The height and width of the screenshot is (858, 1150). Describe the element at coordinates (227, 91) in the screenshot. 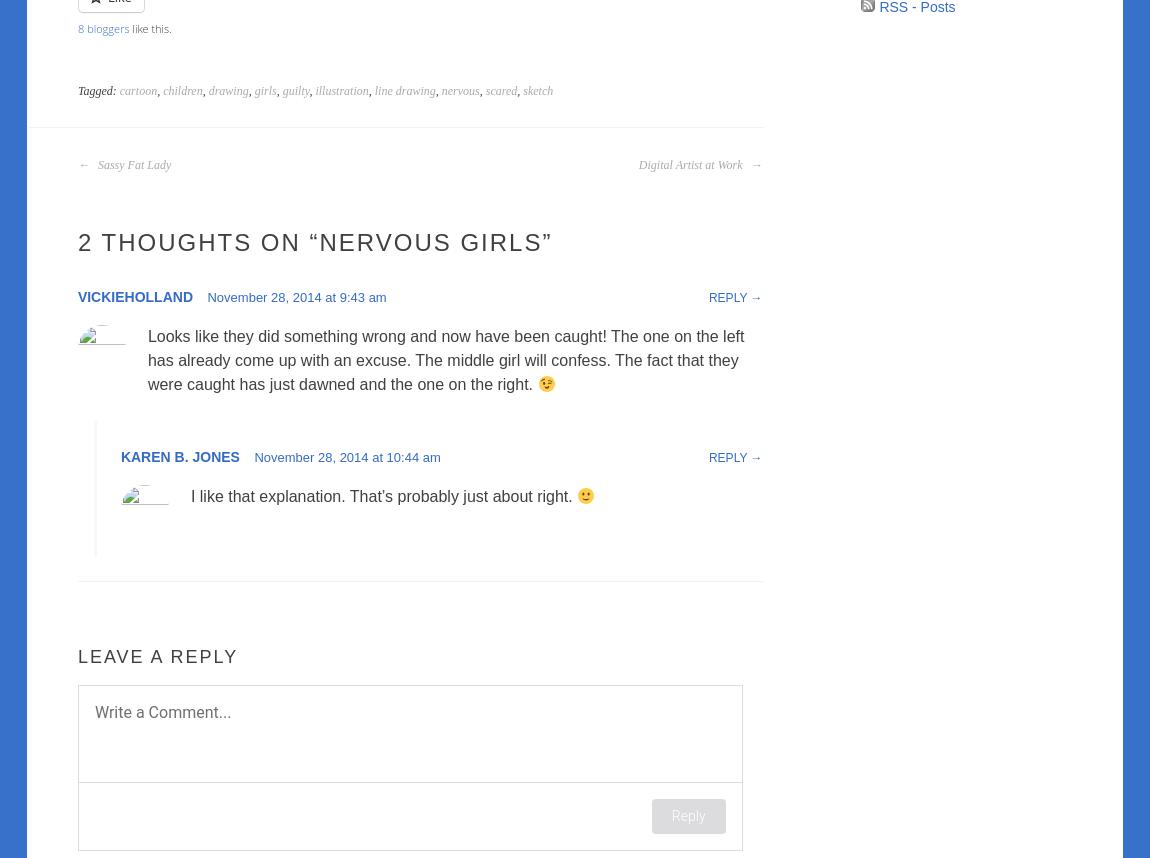

I see `'drawing'` at that location.